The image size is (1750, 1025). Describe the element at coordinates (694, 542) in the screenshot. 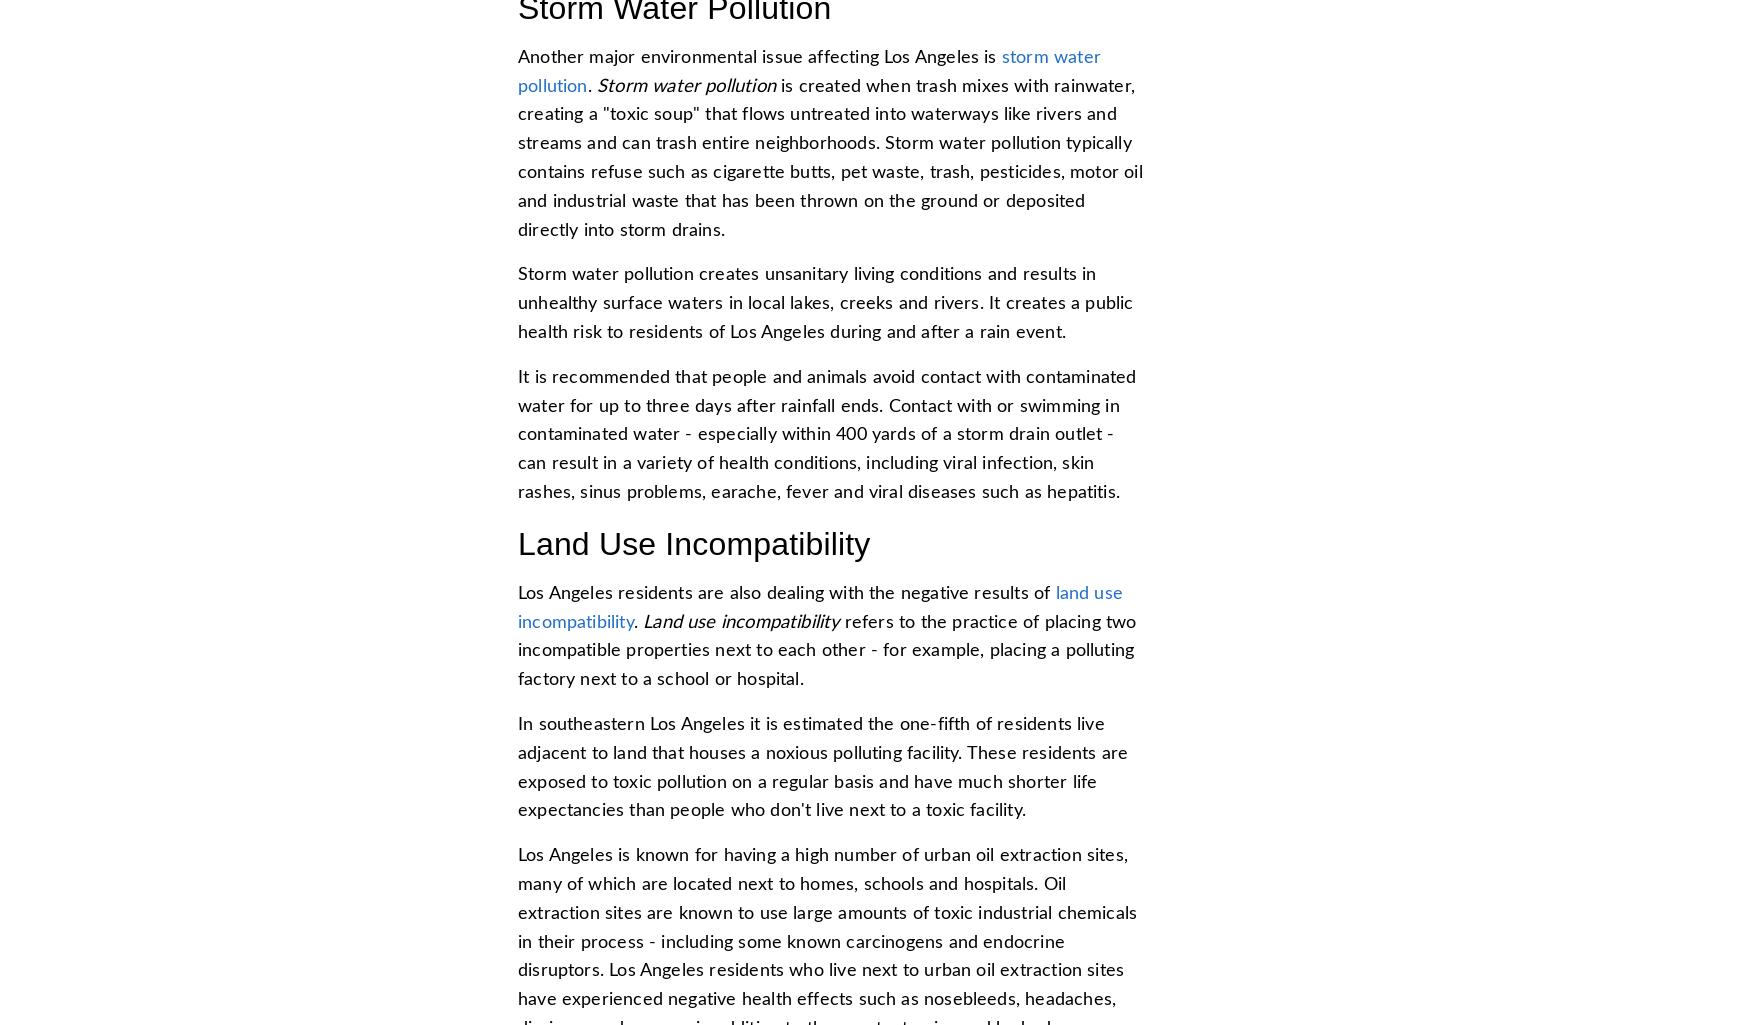

I see `'Land Use Incompatibility'` at that location.